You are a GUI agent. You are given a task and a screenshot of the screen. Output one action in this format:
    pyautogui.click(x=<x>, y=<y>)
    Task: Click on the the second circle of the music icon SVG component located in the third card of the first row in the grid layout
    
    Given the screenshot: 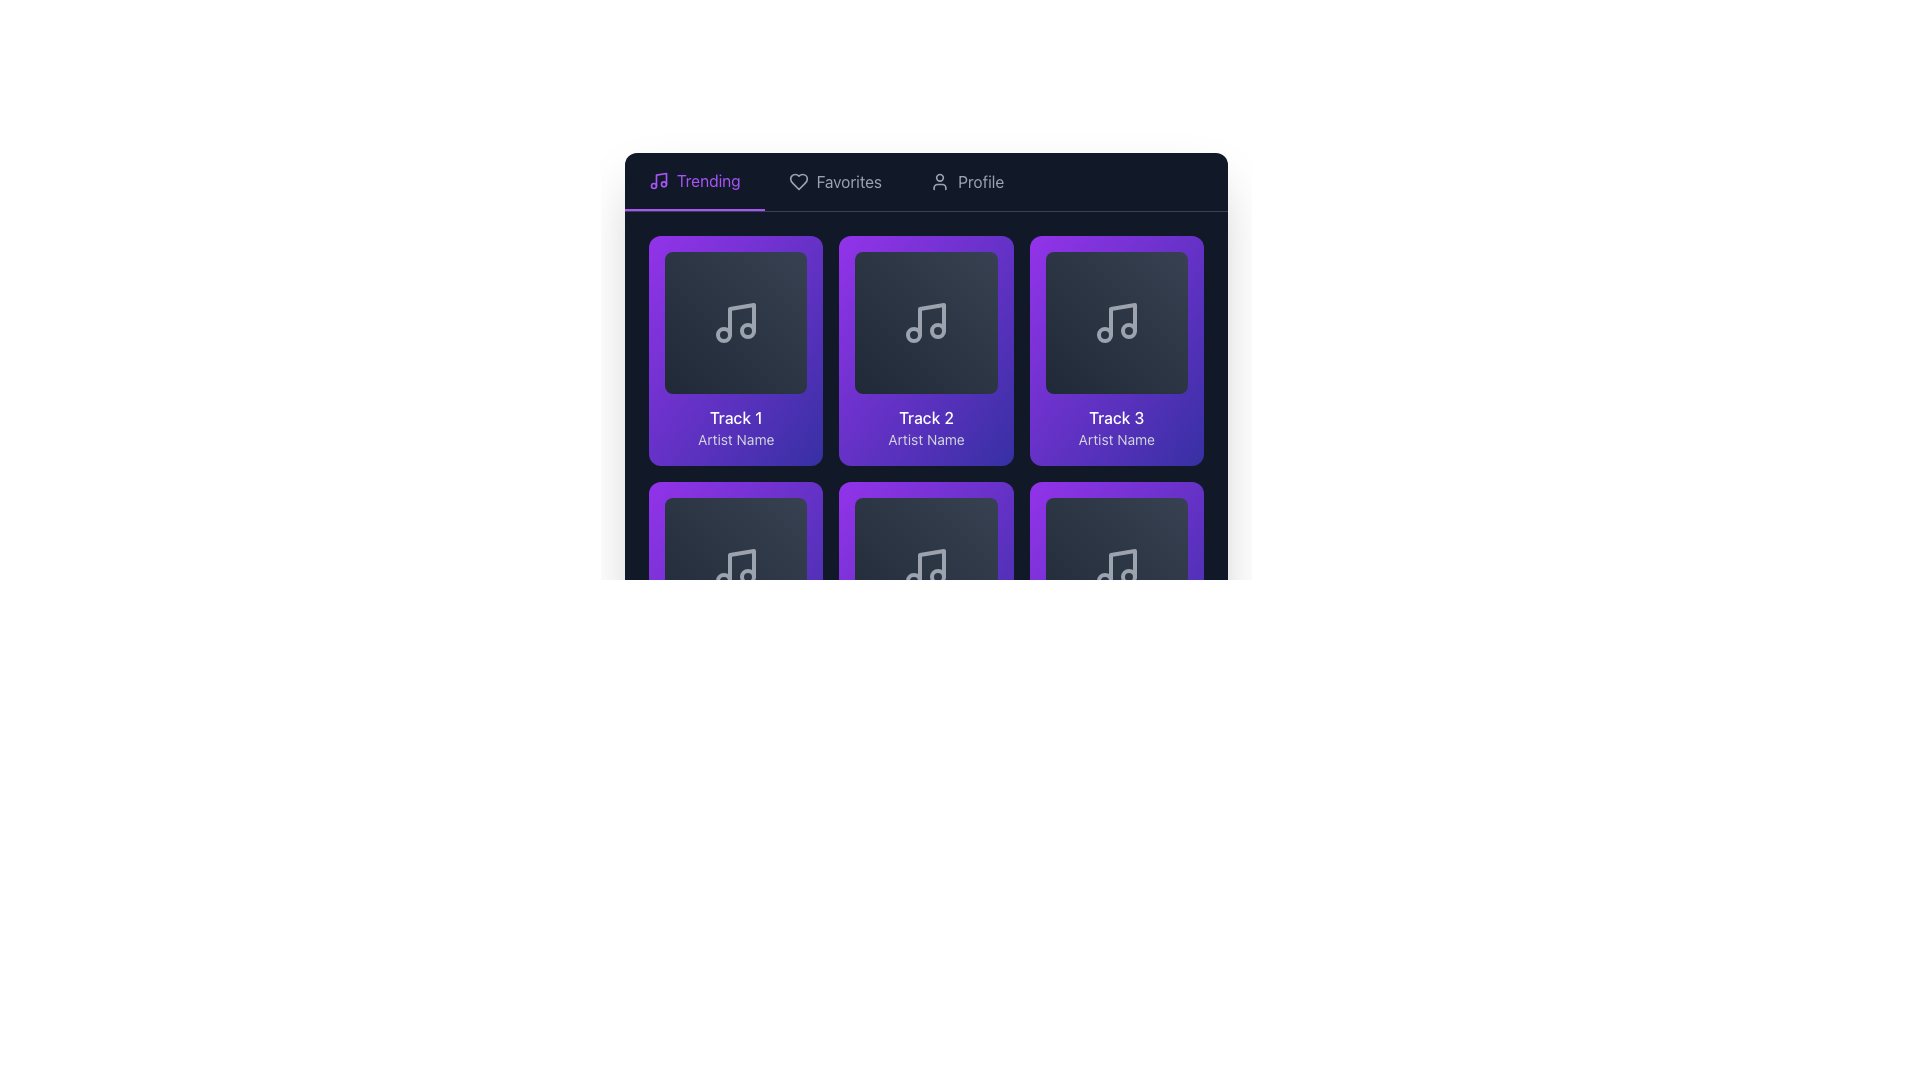 What is the action you would take?
    pyautogui.click(x=1128, y=330)
    